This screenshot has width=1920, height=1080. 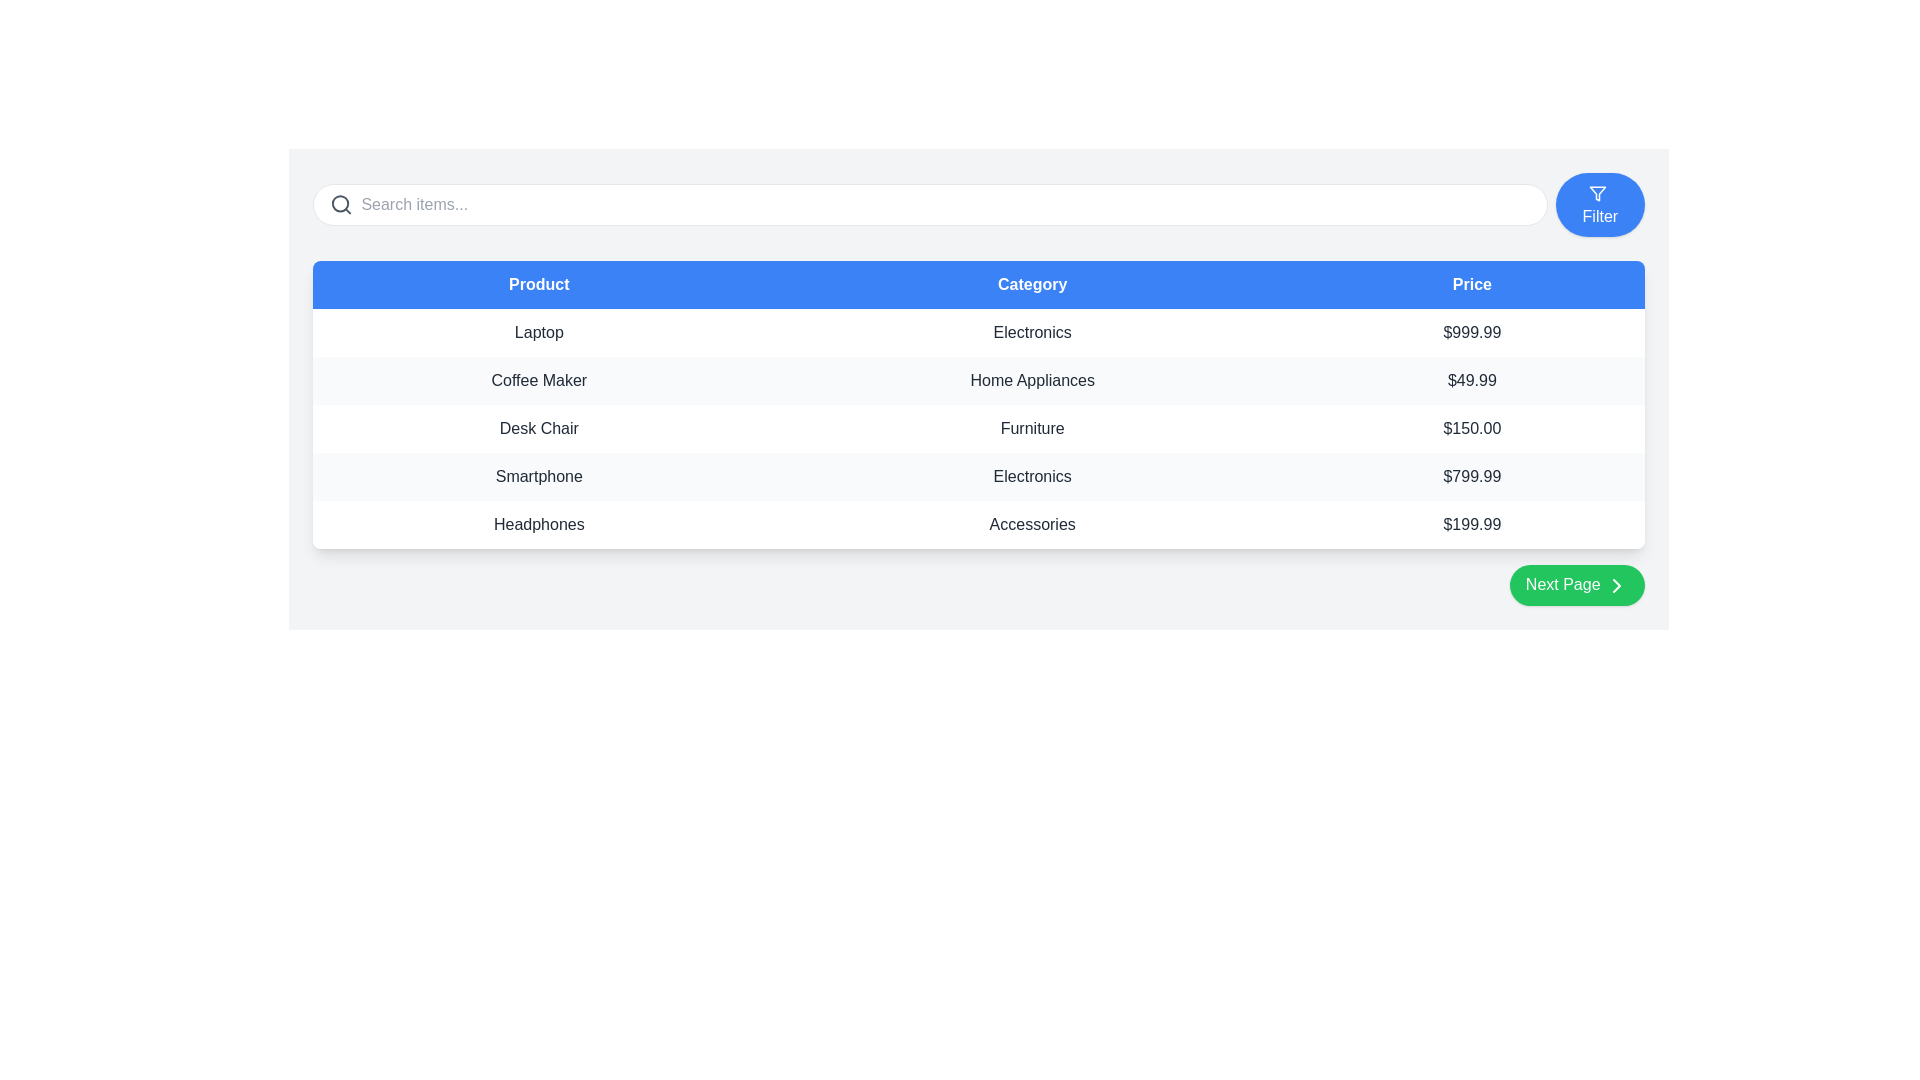 I want to click on the small right-facing chevron arrow icon with a green background located at the right end of the 'Next Page' button, so click(x=1617, y=585).